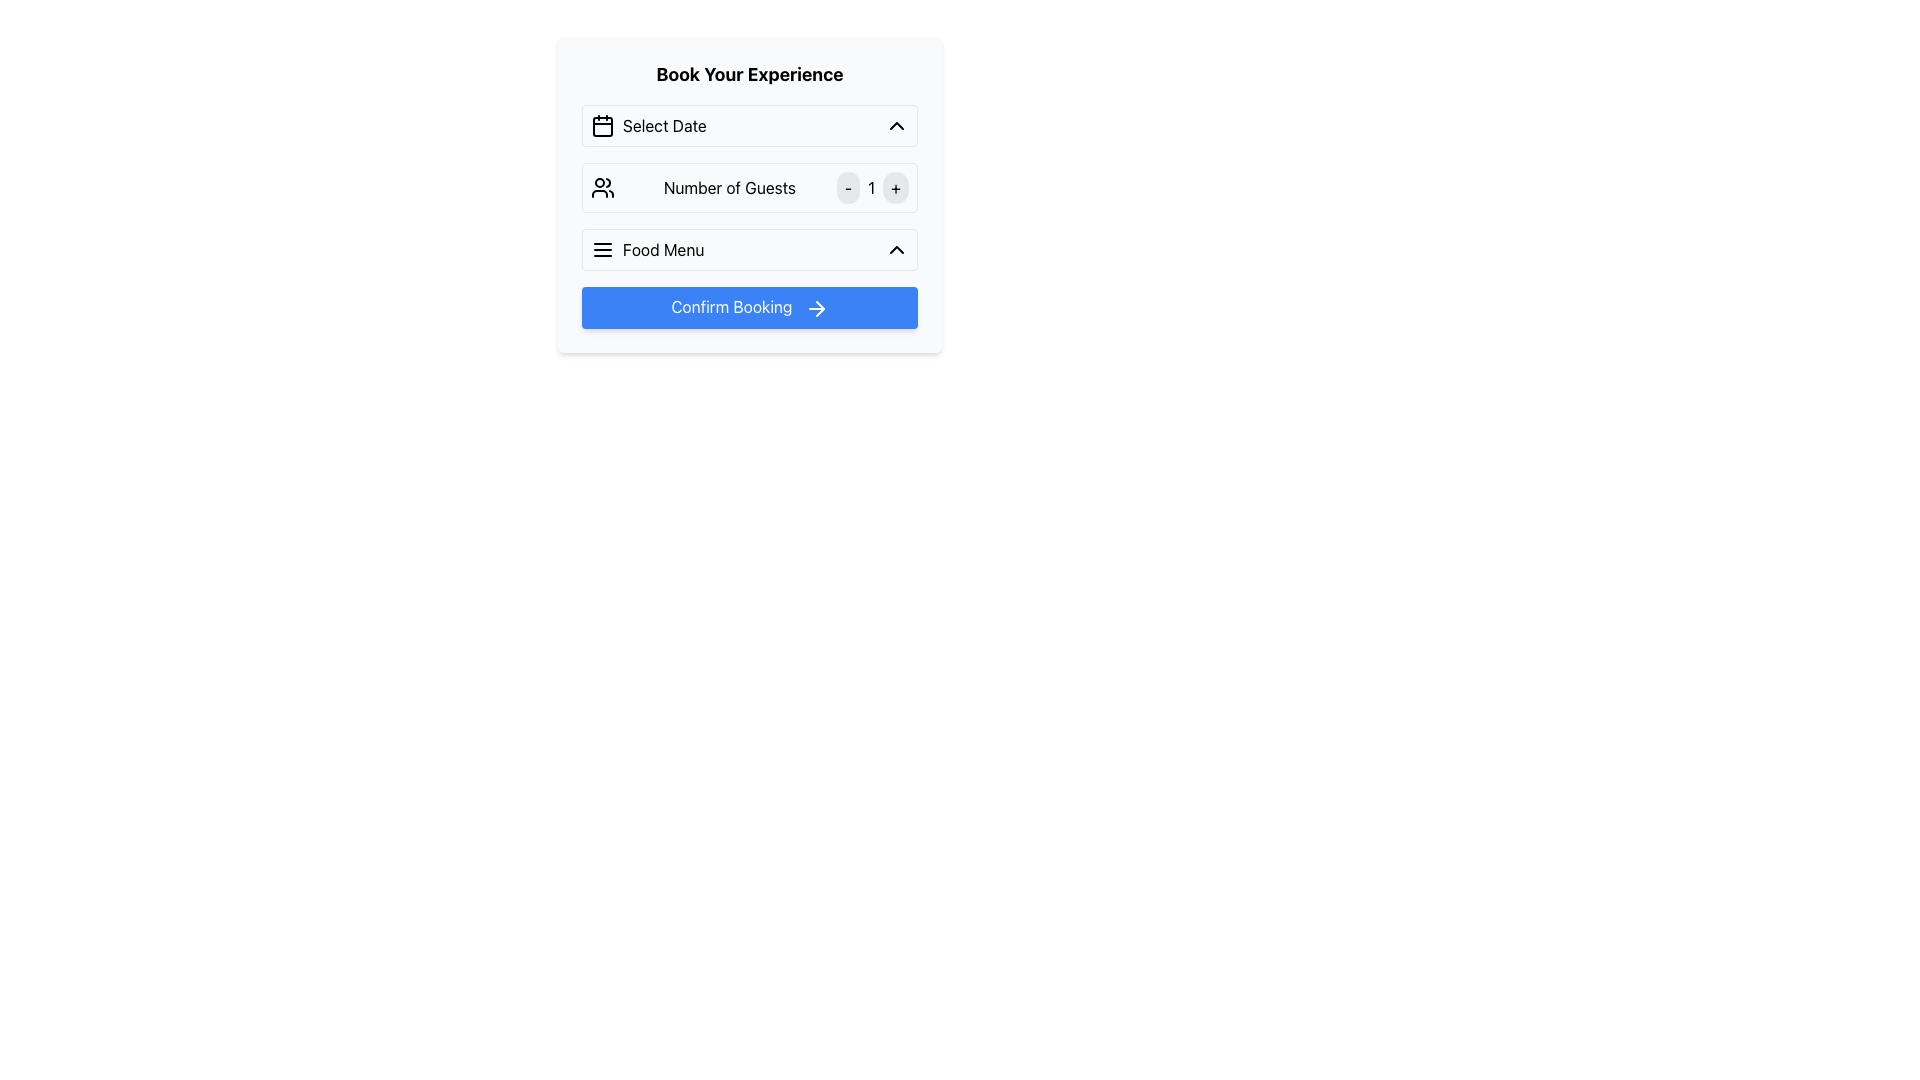  I want to click on the upward-facing chevron icon located on the far right side of the 'Food Menu' section, so click(896, 249).